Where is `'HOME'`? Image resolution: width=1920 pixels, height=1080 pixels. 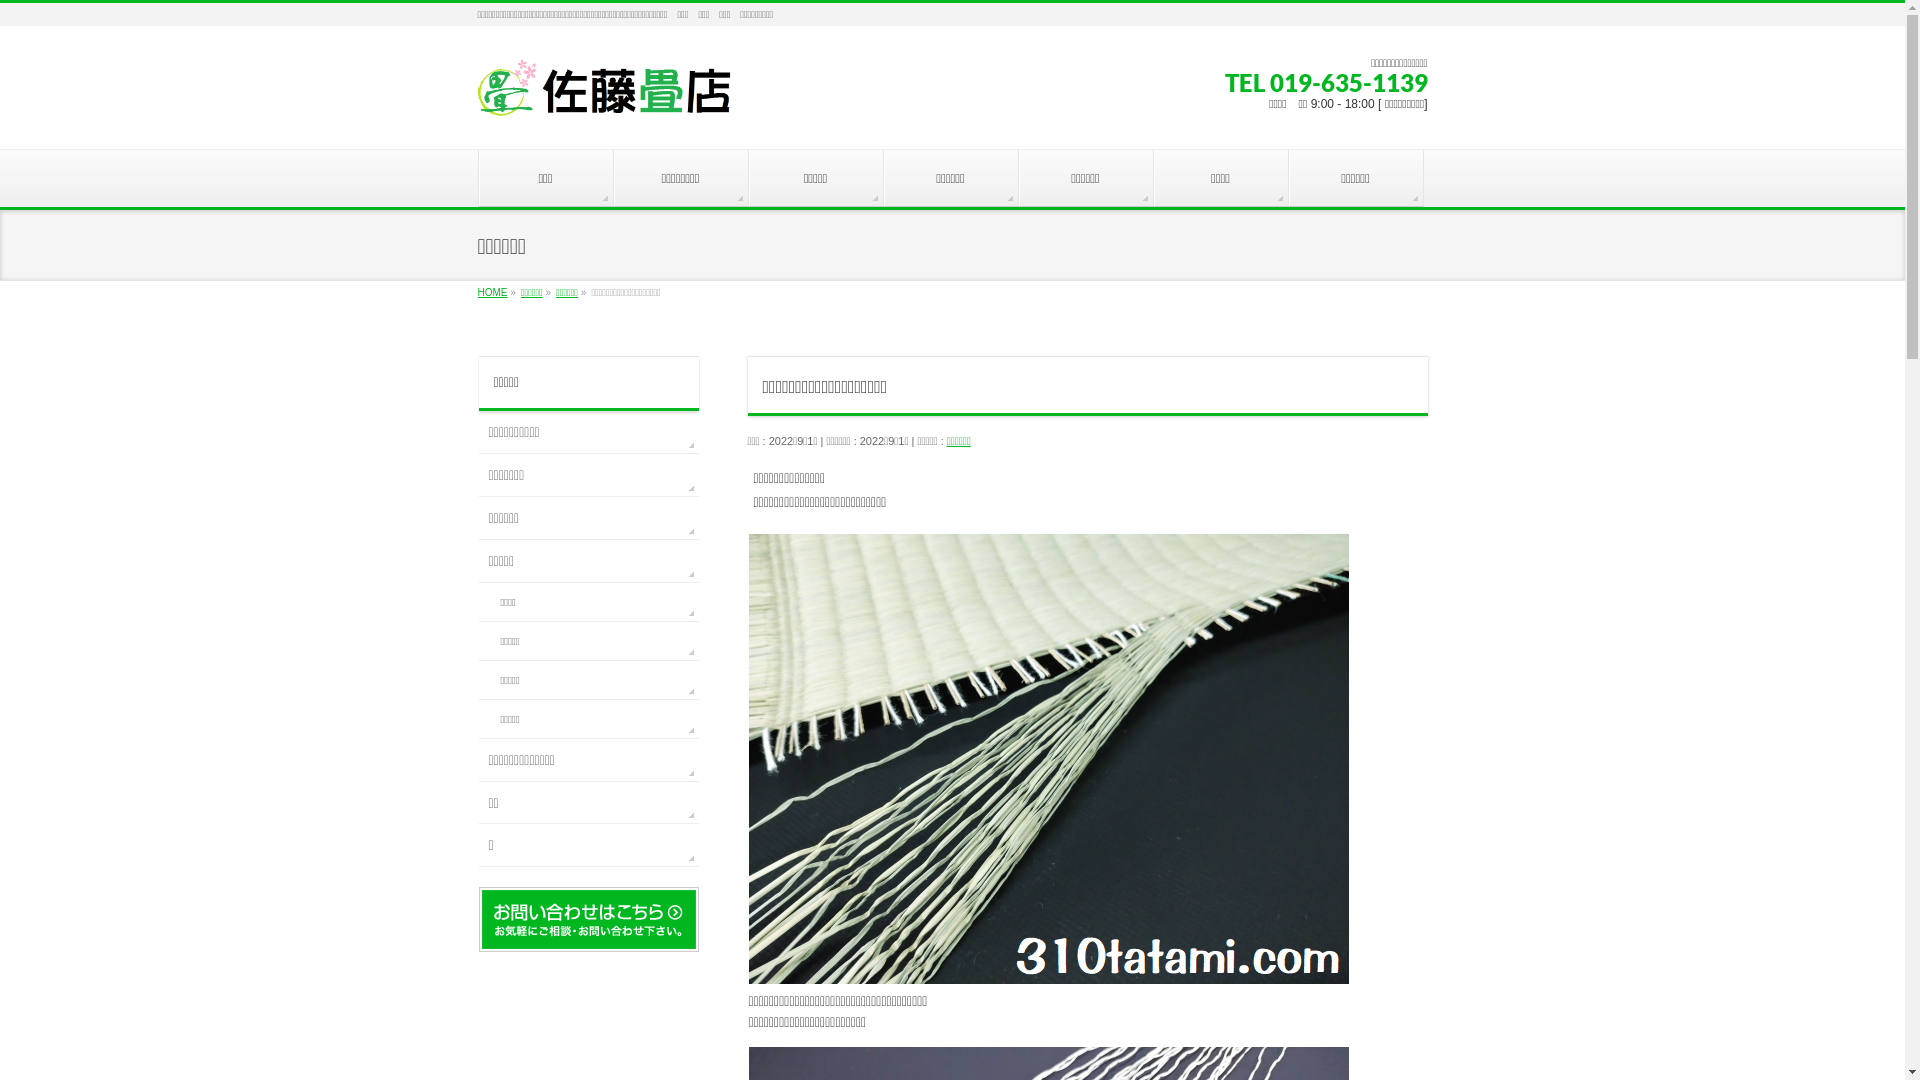
'HOME' is located at coordinates (493, 292).